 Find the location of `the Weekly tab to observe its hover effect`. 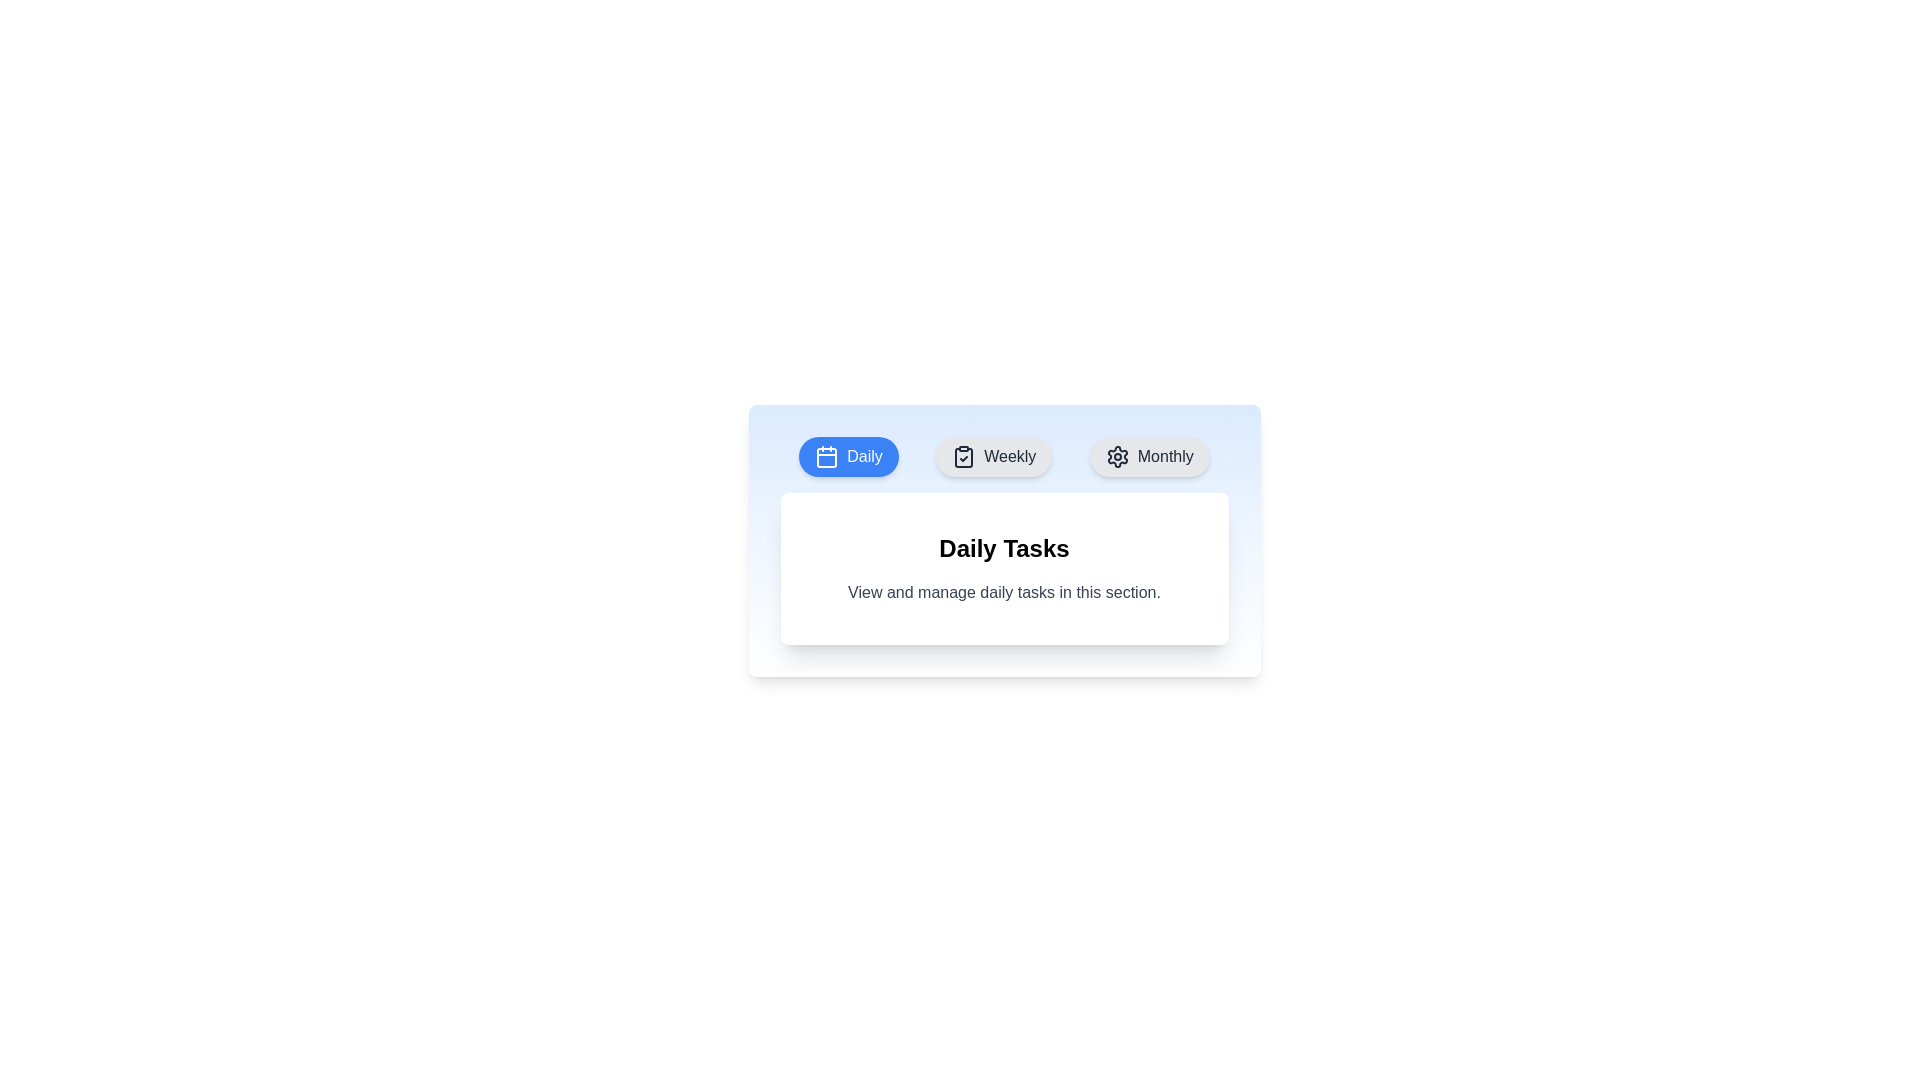

the Weekly tab to observe its hover effect is located at coordinates (994, 456).